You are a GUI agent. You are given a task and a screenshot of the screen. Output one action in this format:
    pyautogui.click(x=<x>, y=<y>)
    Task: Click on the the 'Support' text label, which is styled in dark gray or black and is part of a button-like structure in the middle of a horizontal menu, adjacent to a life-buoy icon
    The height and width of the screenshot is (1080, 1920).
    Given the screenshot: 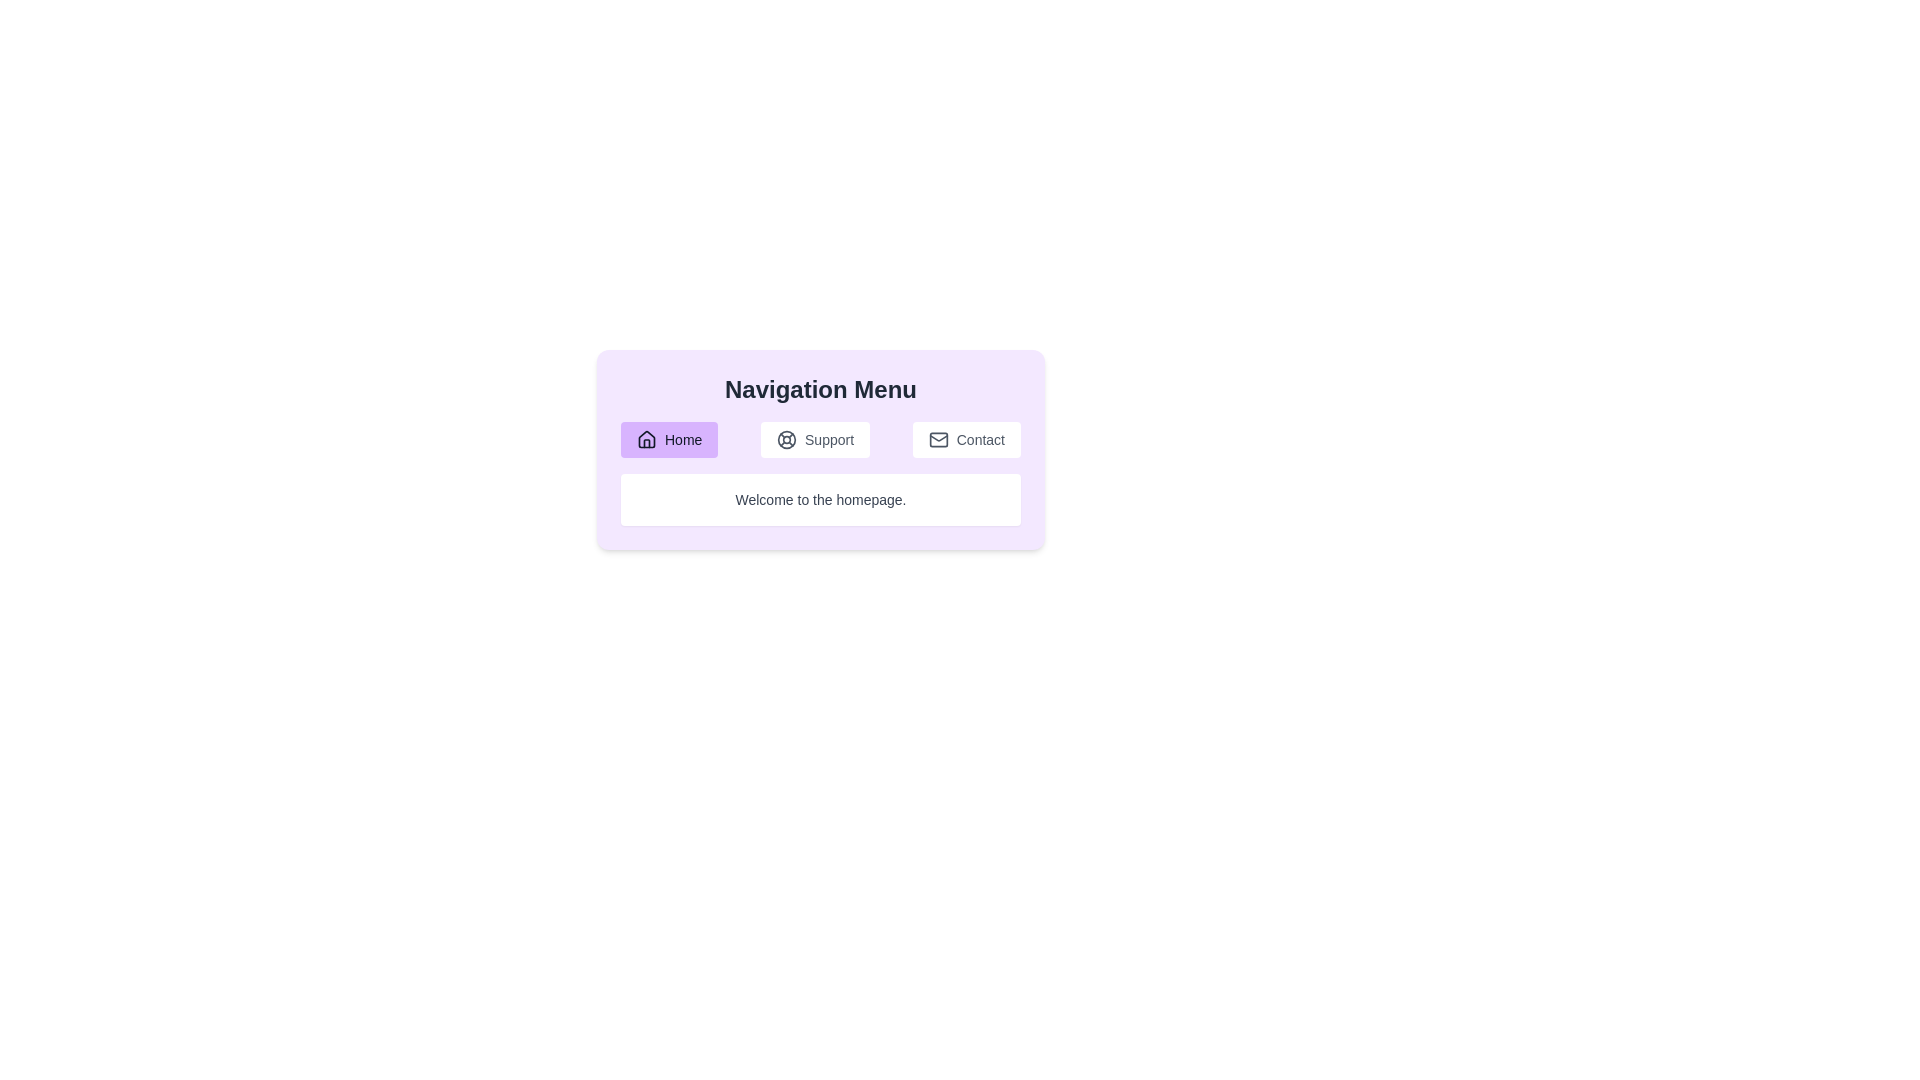 What is the action you would take?
    pyautogui.click(x=829, y=438)
    